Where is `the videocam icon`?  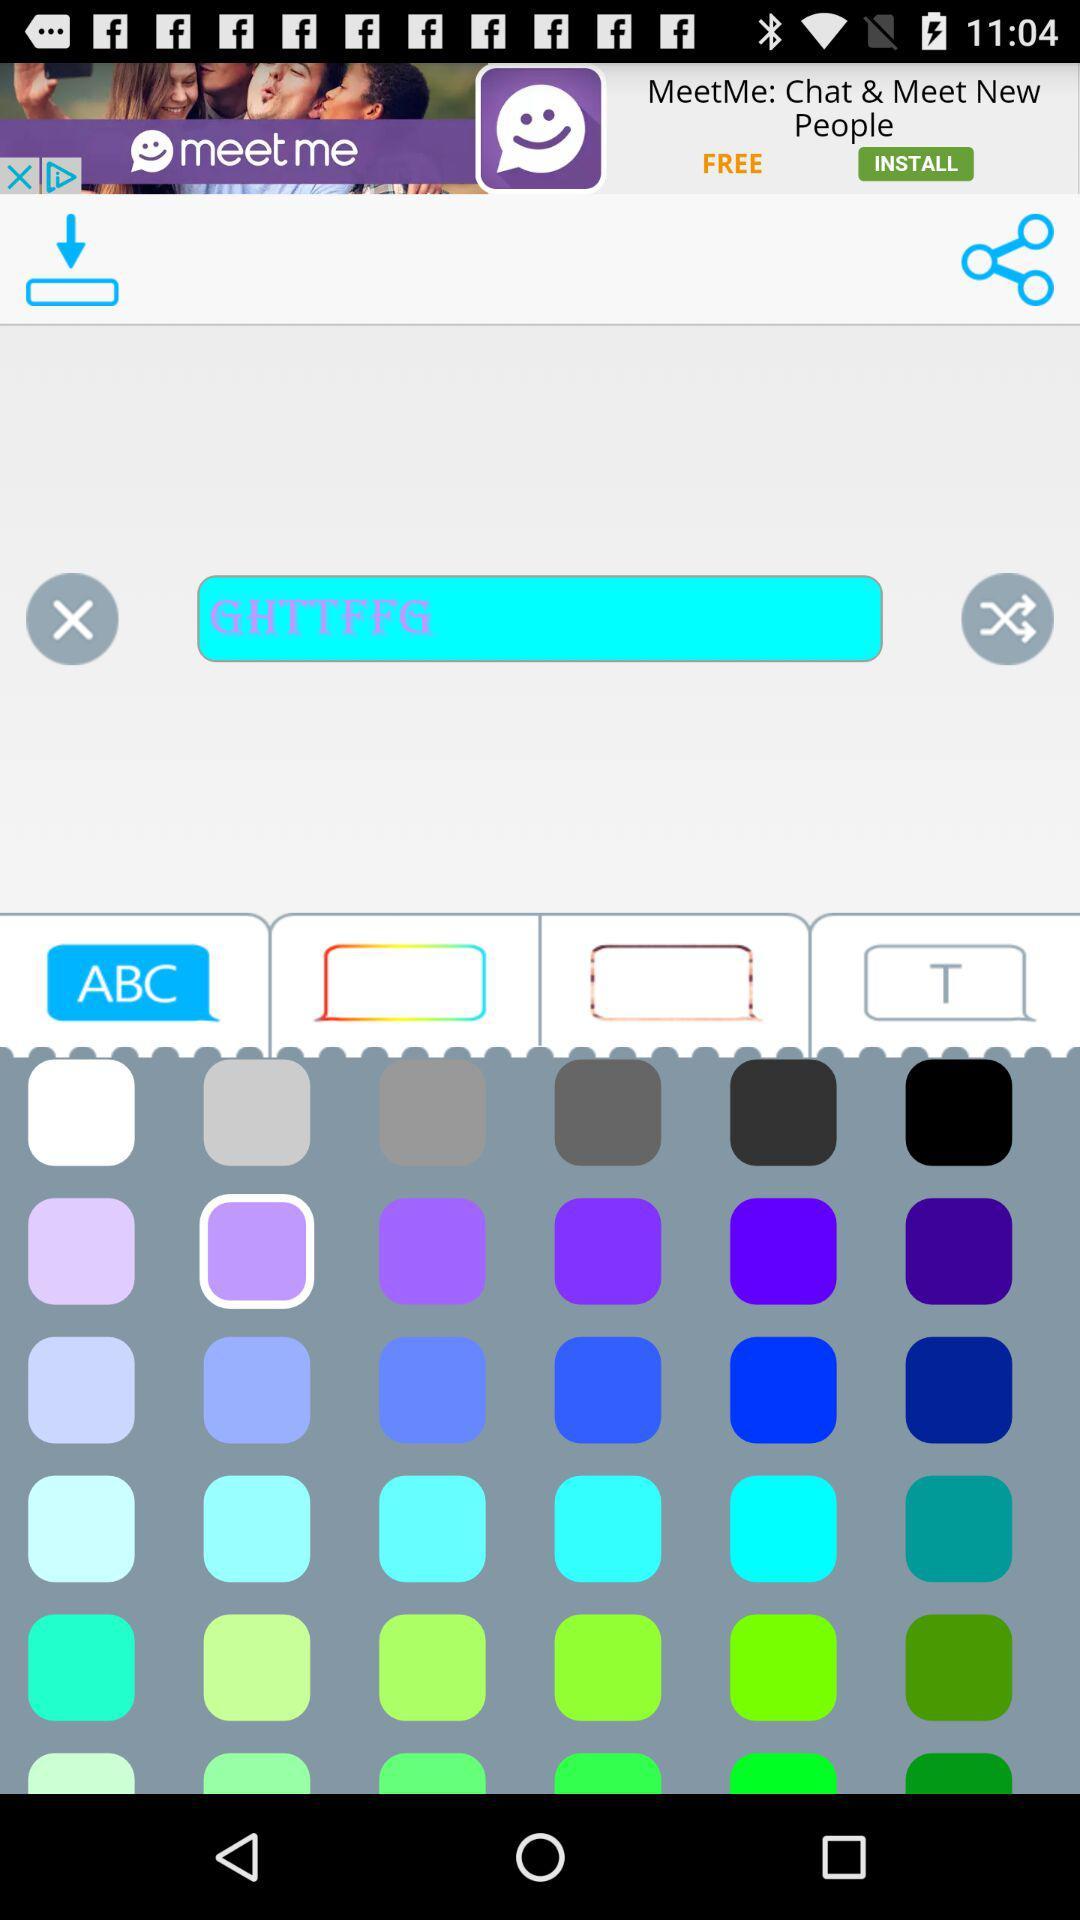
the videocam icon is located at coordinates (945, 1053).